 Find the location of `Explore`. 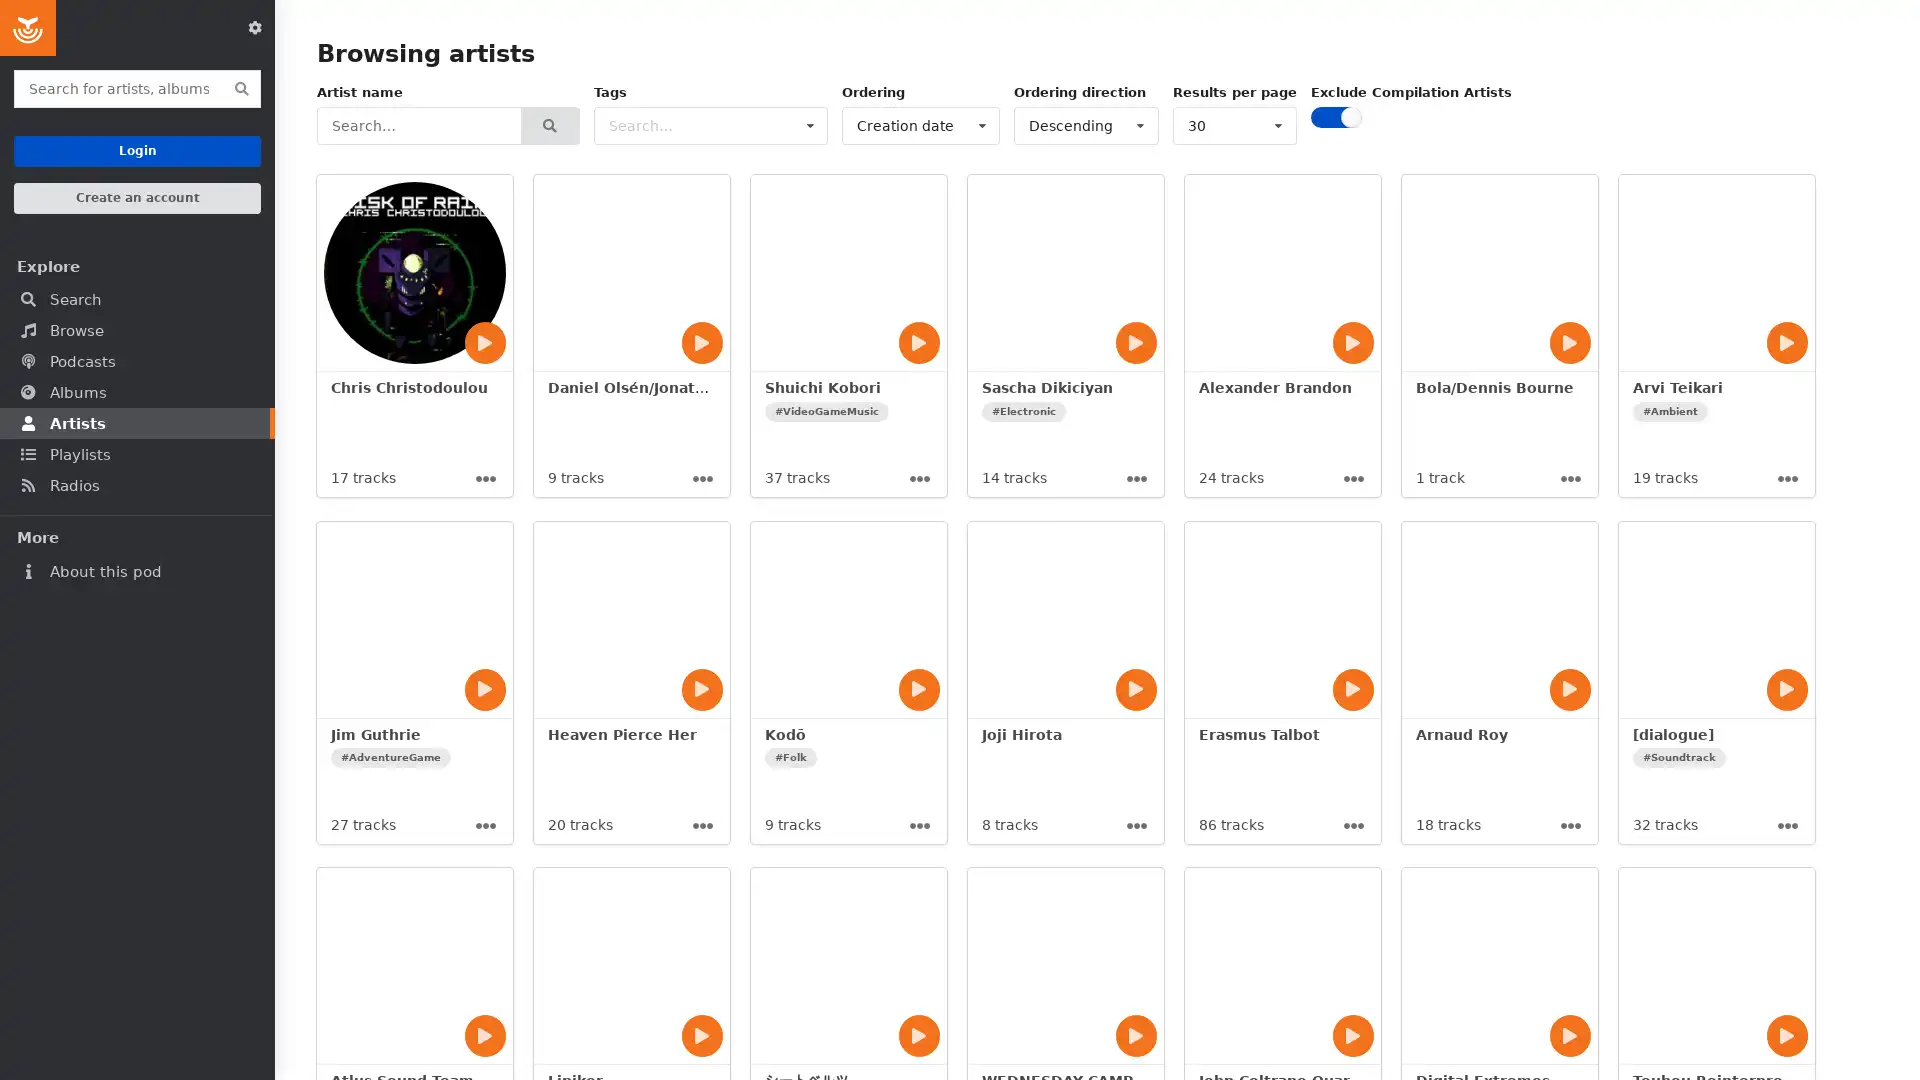

Explore is located at coordinates (136, 265).